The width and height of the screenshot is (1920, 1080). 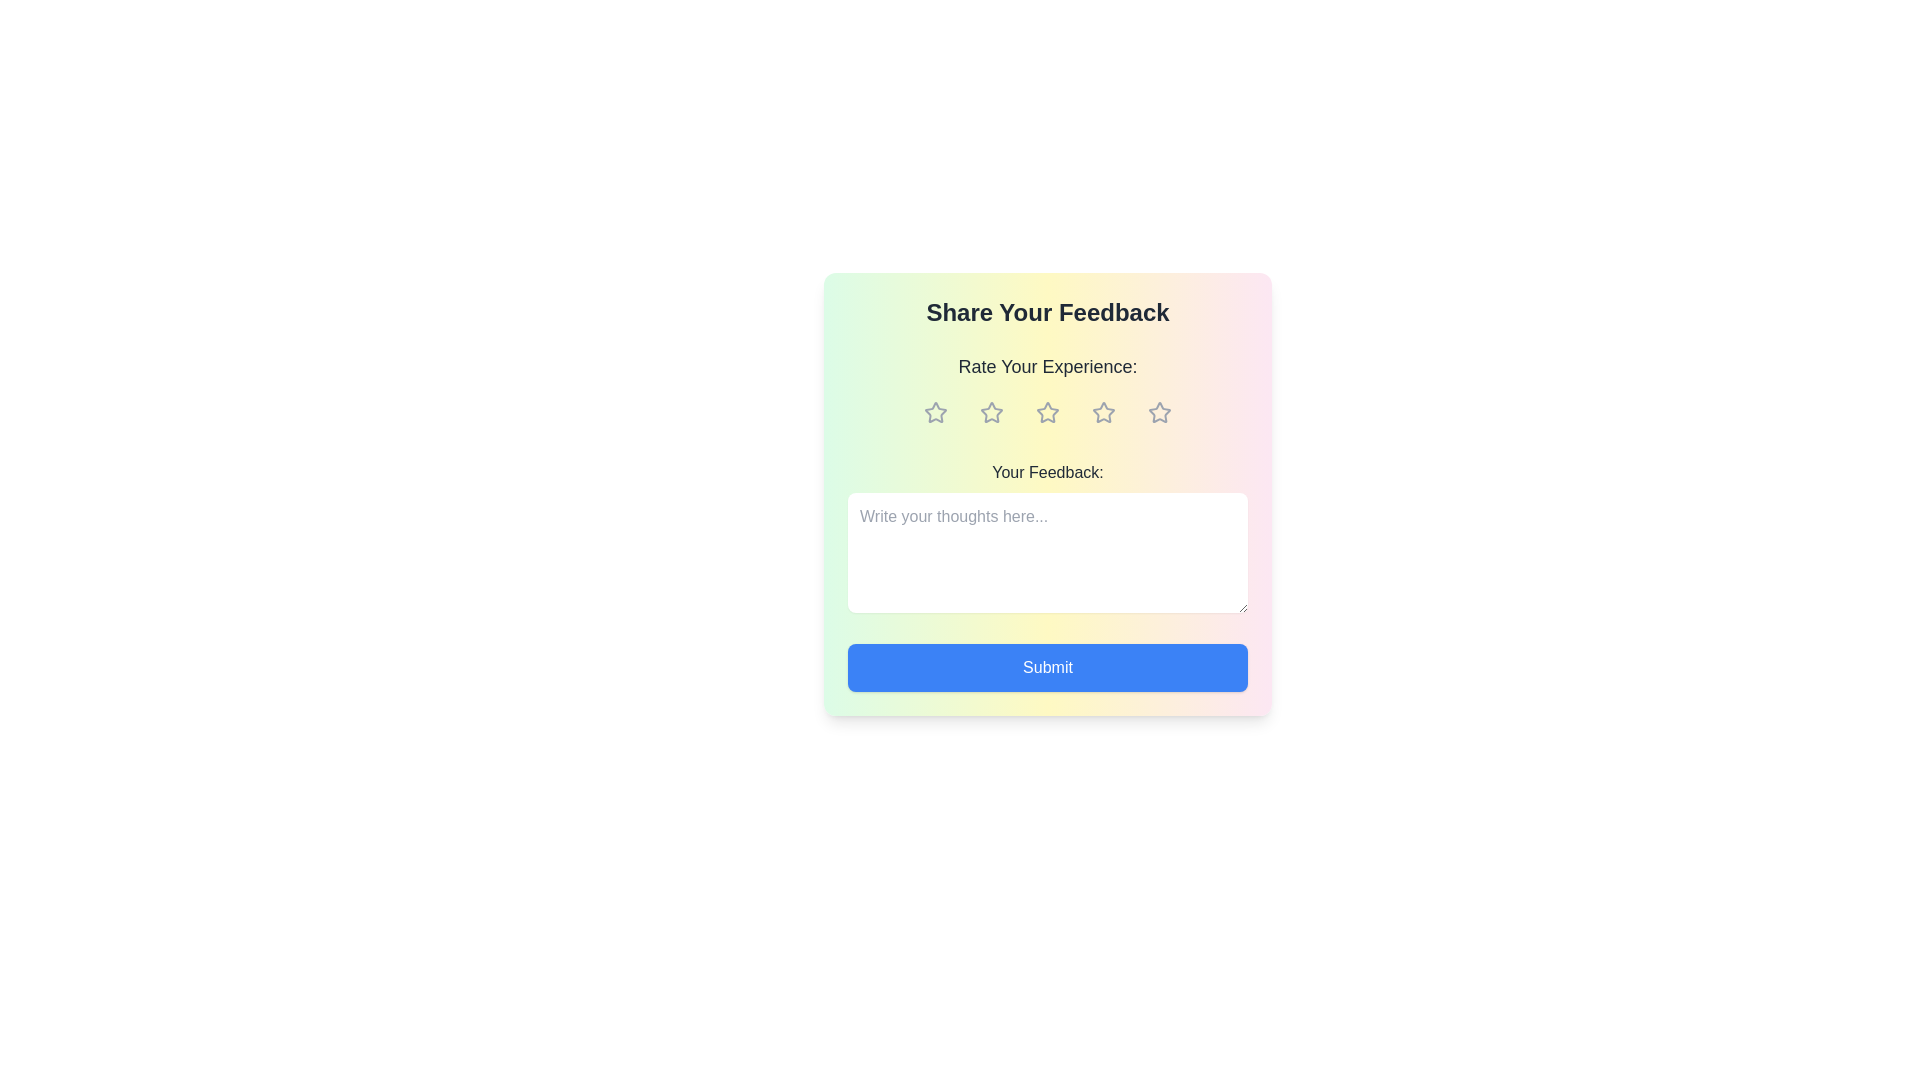 I want to click on the first star-shaped icon in the feedback rating system, so click(x=935, y=411).